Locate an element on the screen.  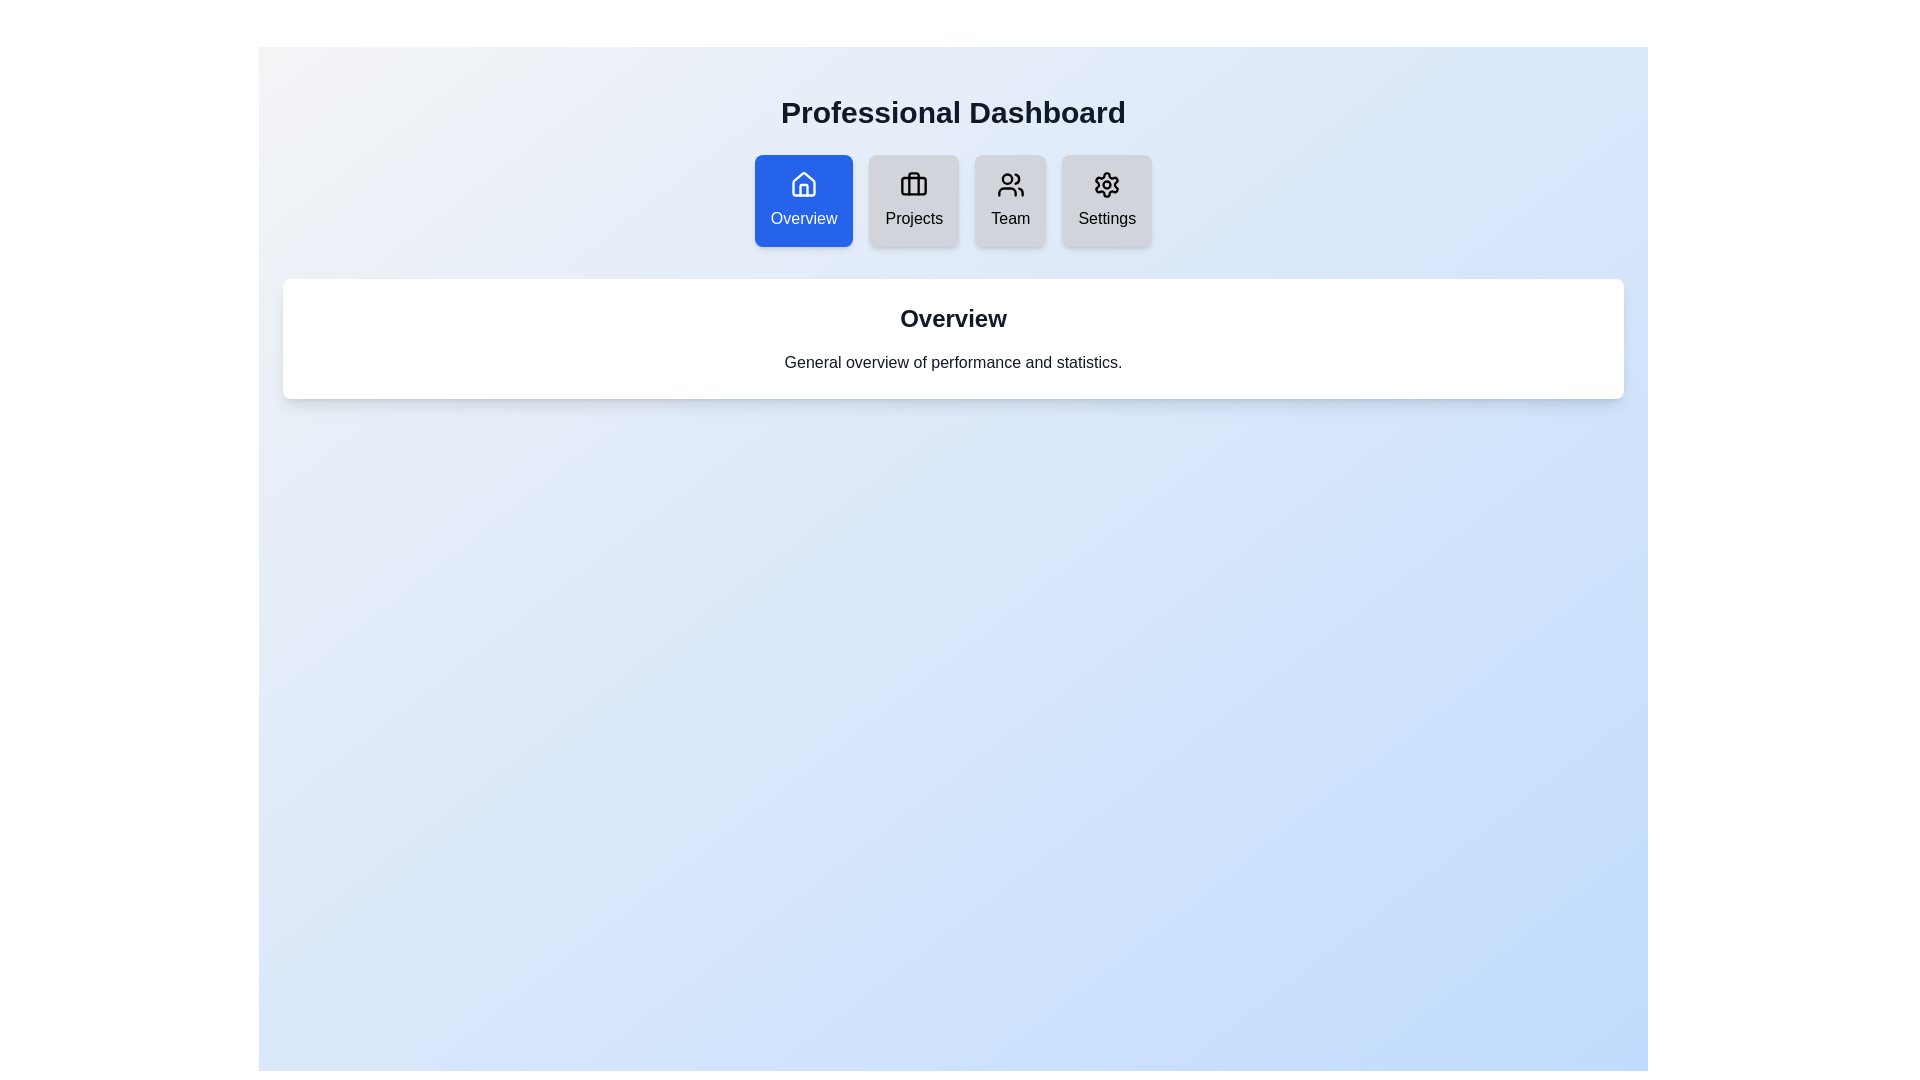
the header text 'Professional Dashboard' for copying is located at coordinates (952, 112).